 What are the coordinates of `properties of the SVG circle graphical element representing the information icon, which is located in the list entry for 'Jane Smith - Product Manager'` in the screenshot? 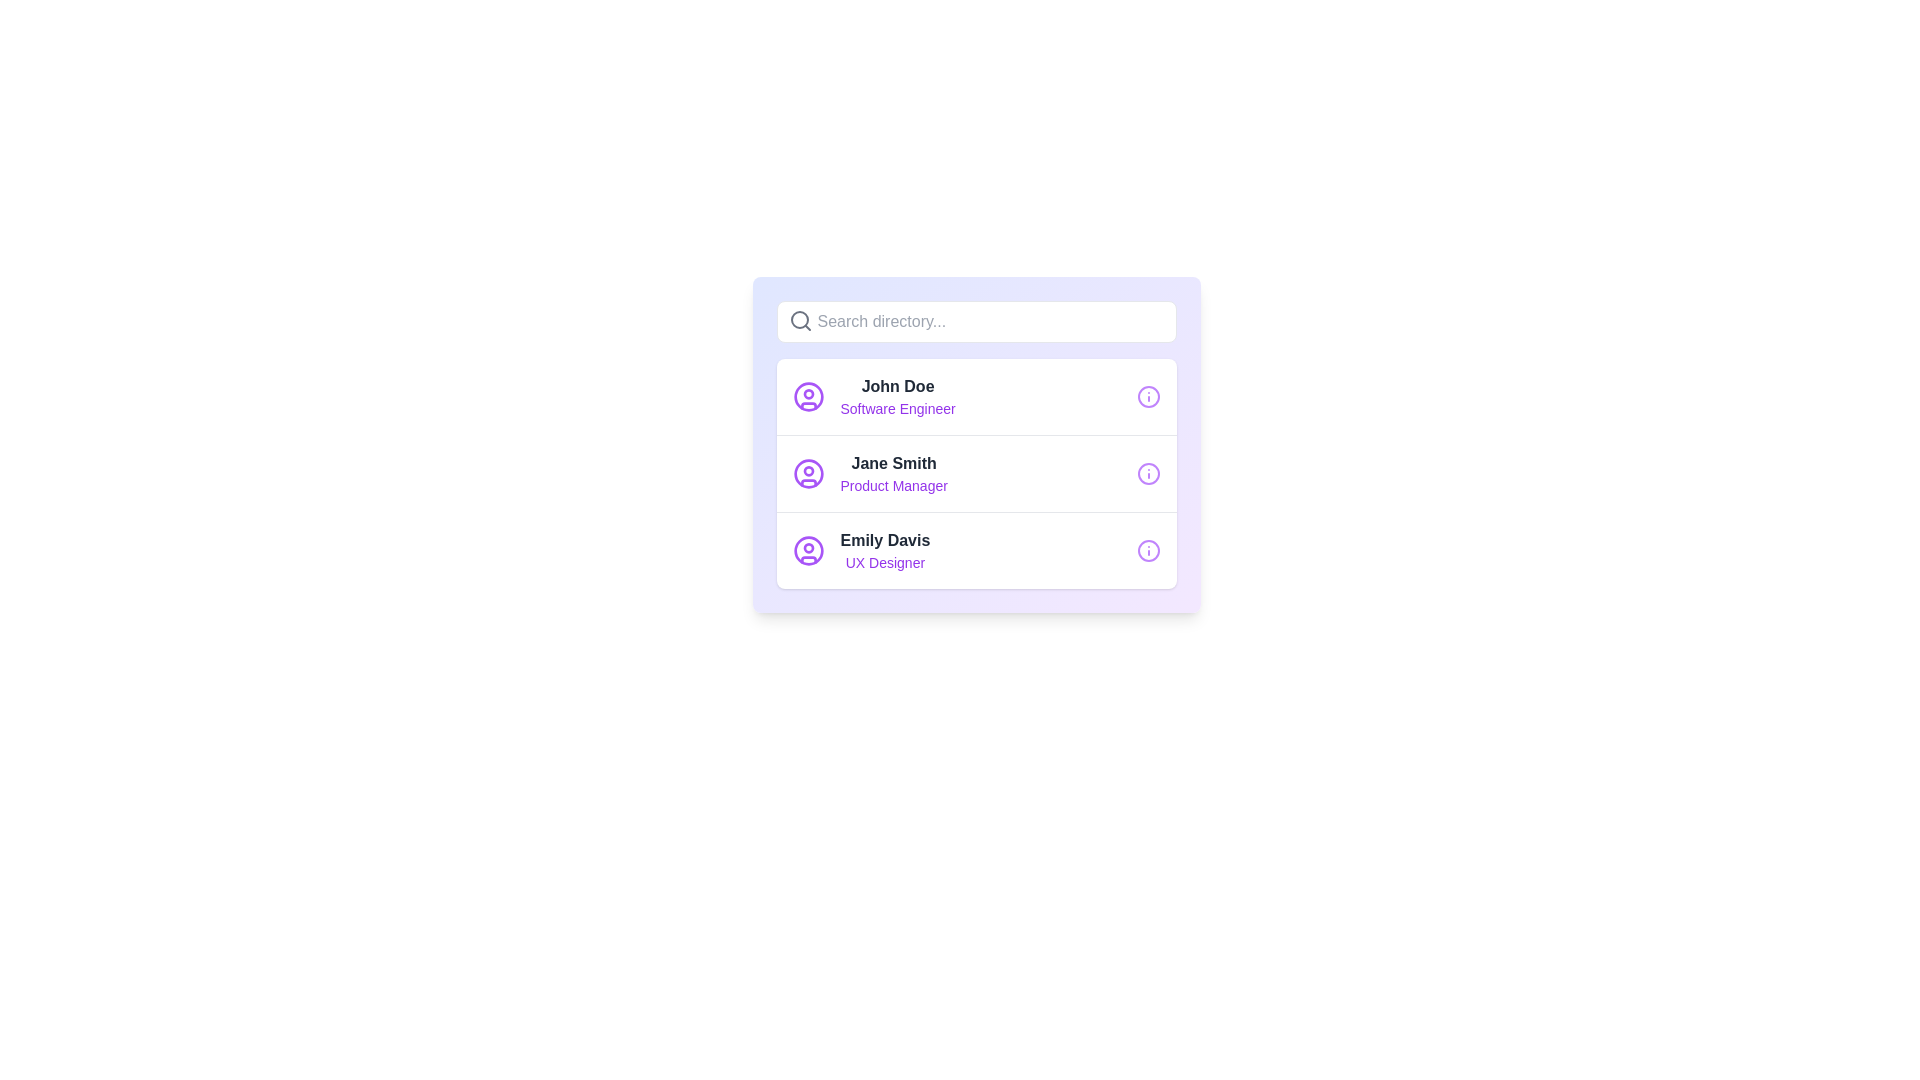 It's located at (1148, 474).